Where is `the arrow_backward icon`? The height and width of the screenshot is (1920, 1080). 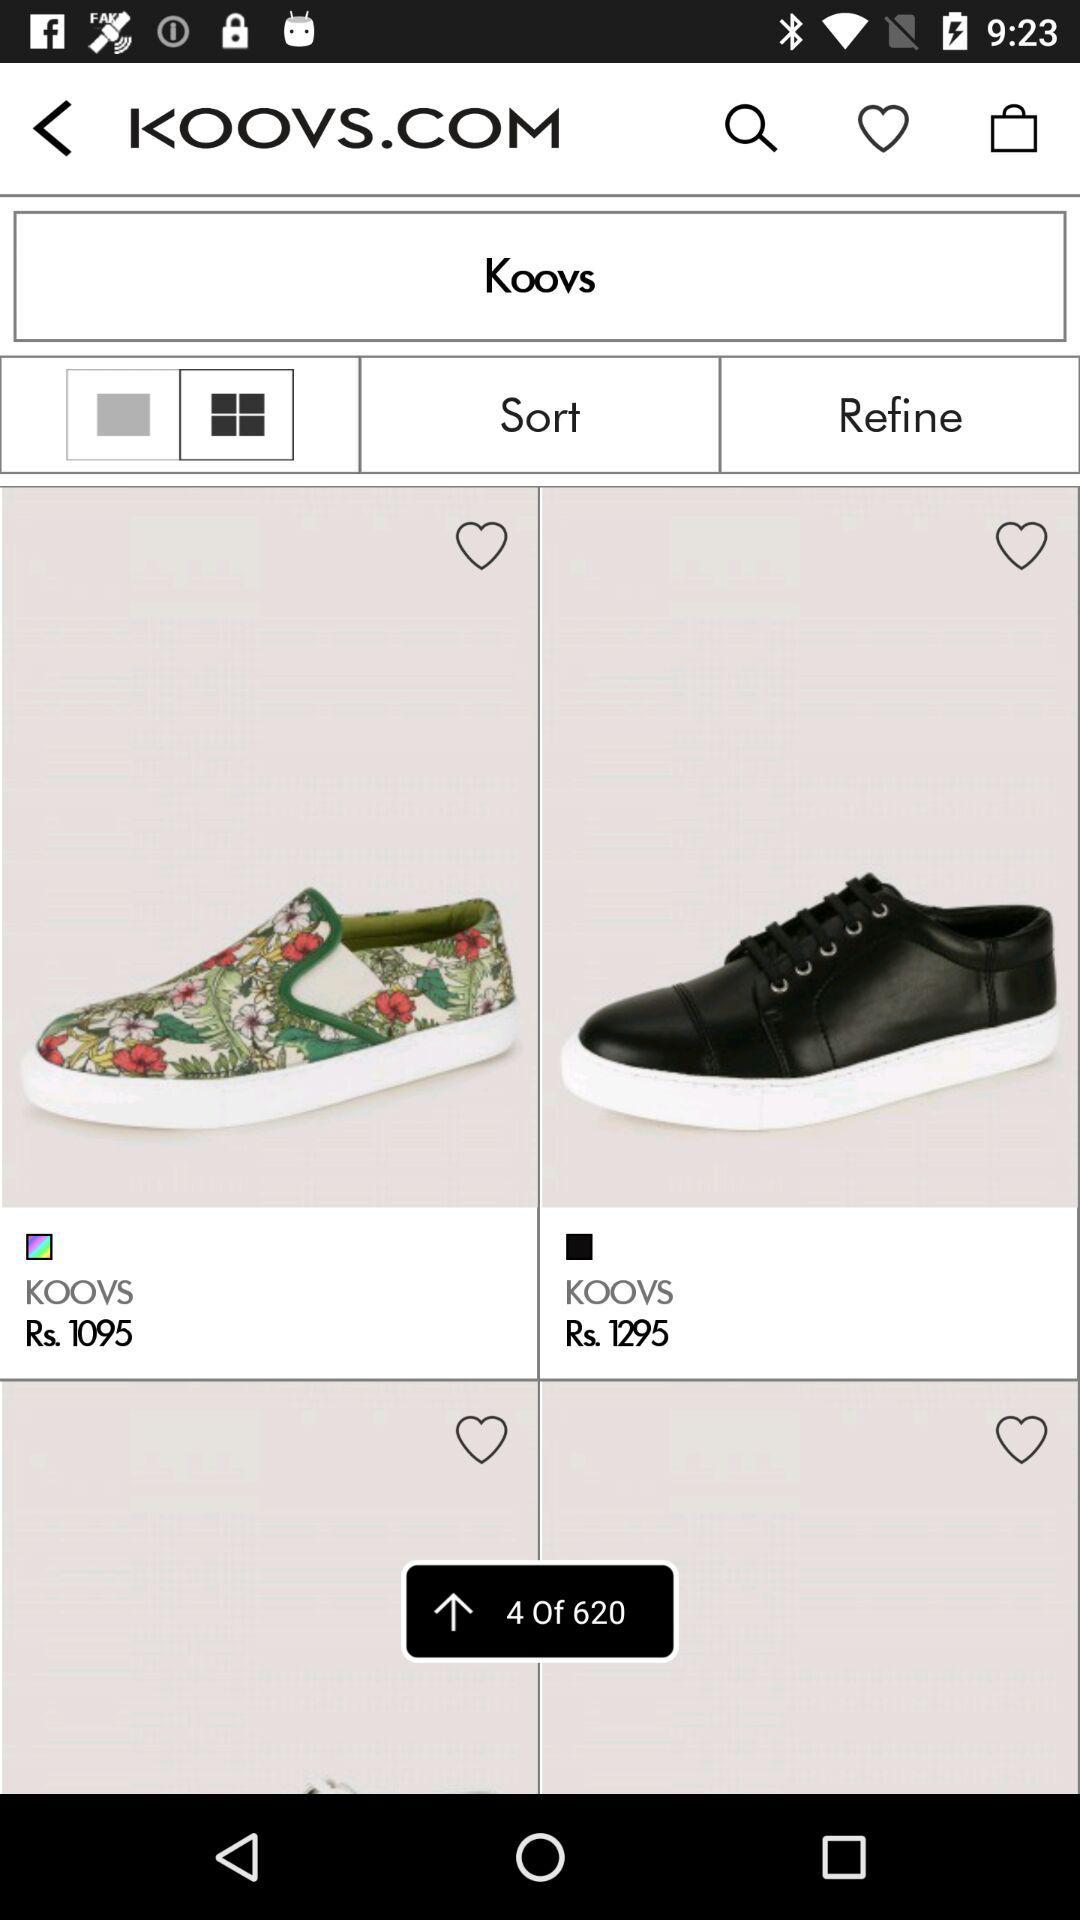 the arrow_backward icon is located at coordinates (51, 127).